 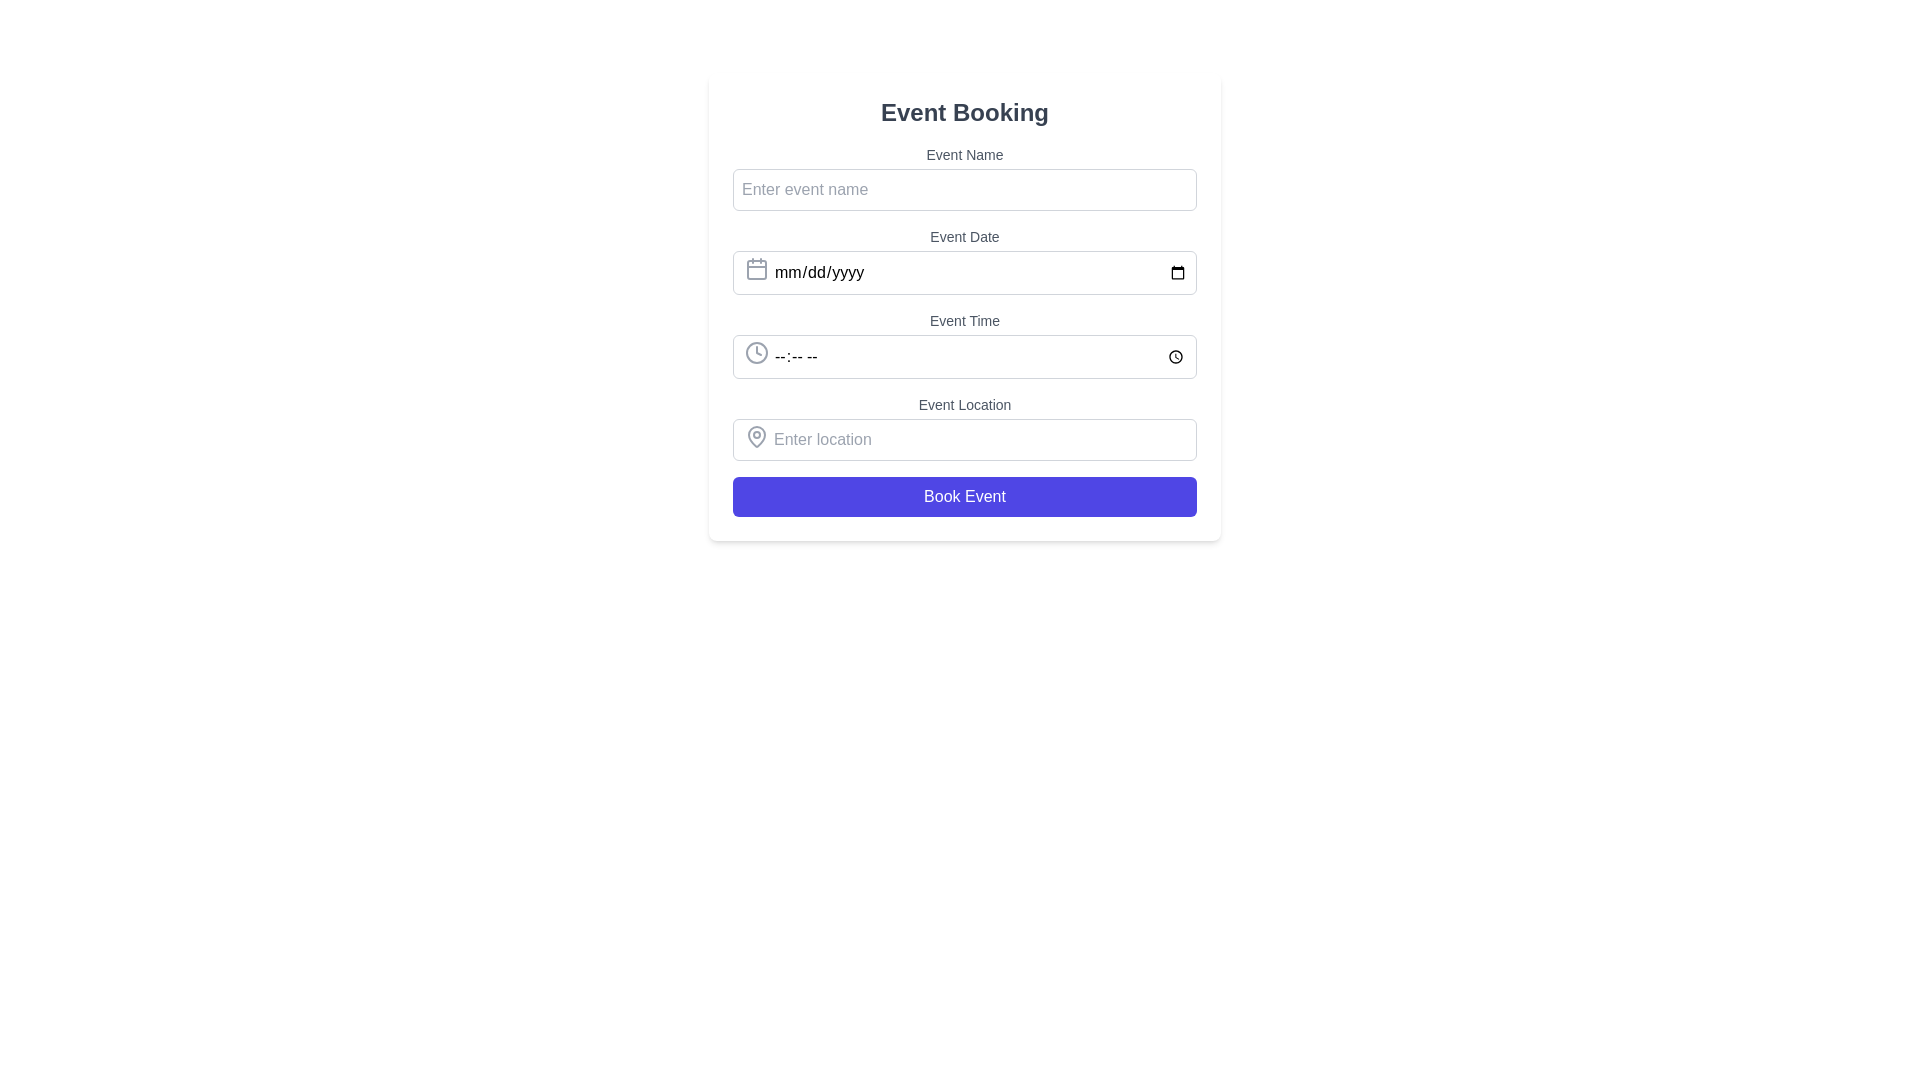 I want to click on the clock icon, which is a minimalistic gray circular icon with clock hands, located to the left of the 'Event Time' input field in the 'Event Booking' form, so click(x=756, y=352).